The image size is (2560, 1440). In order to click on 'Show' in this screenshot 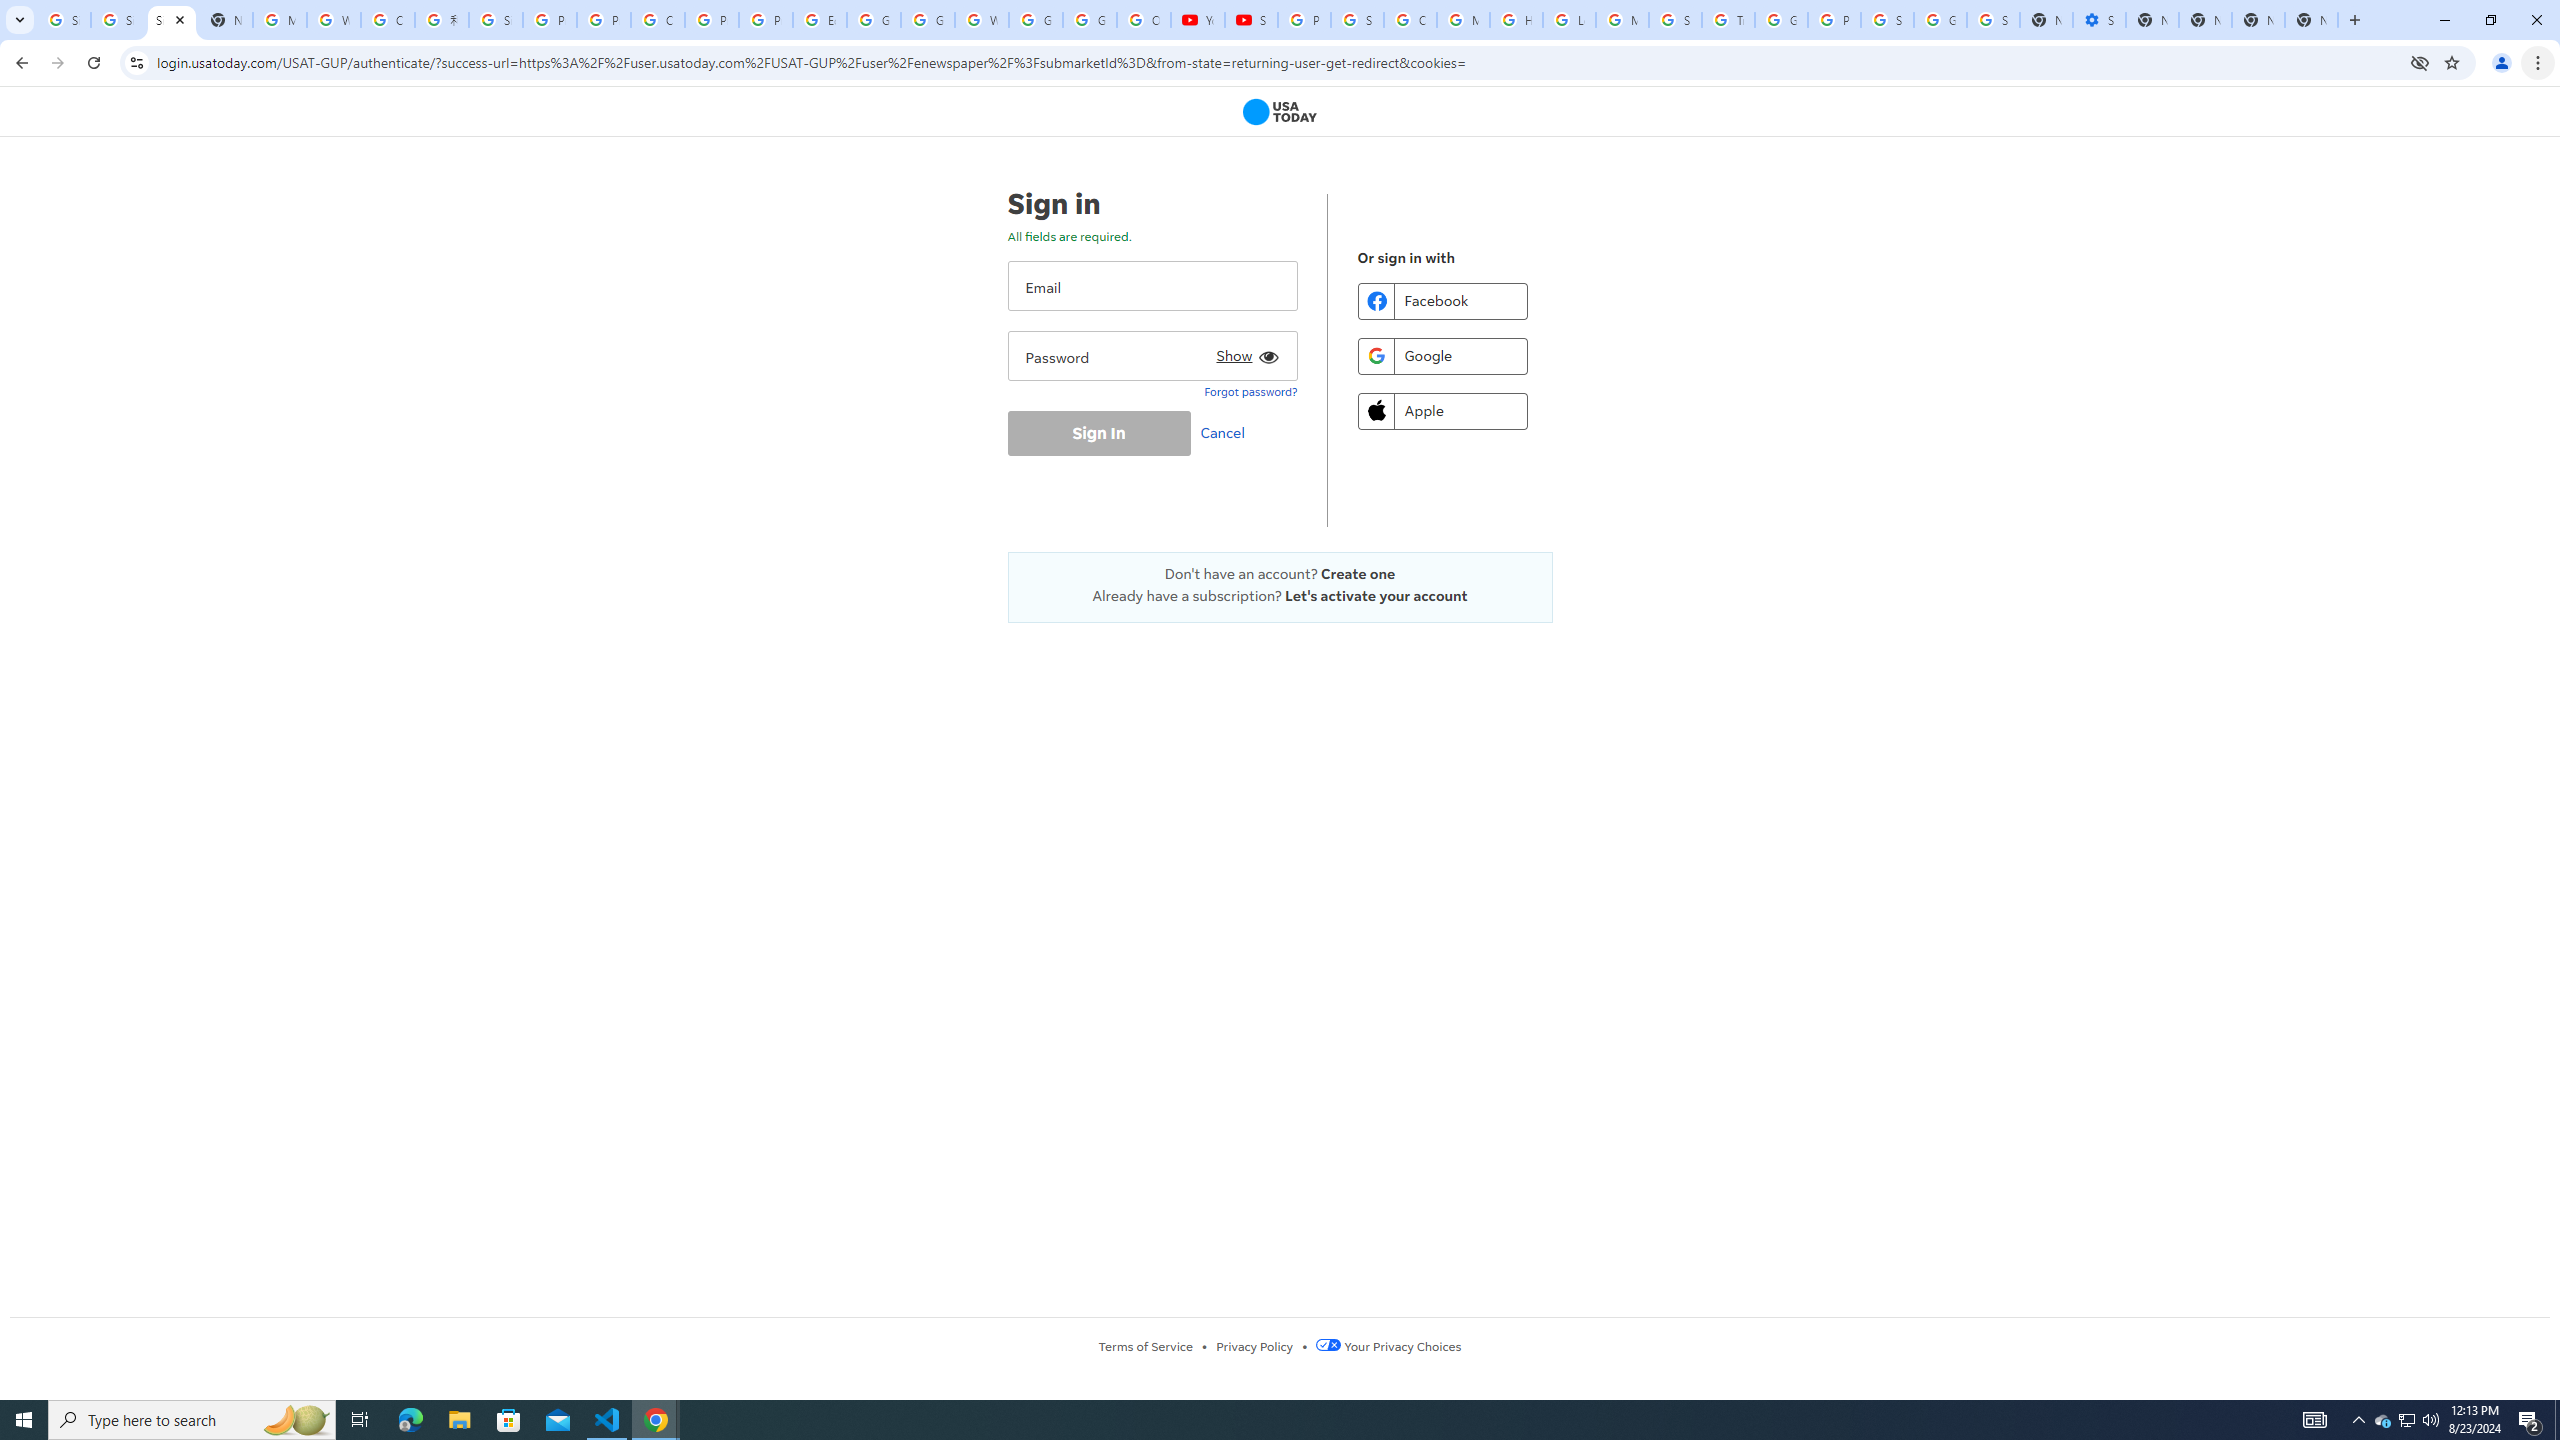, I will do `click(1243, 352)`.